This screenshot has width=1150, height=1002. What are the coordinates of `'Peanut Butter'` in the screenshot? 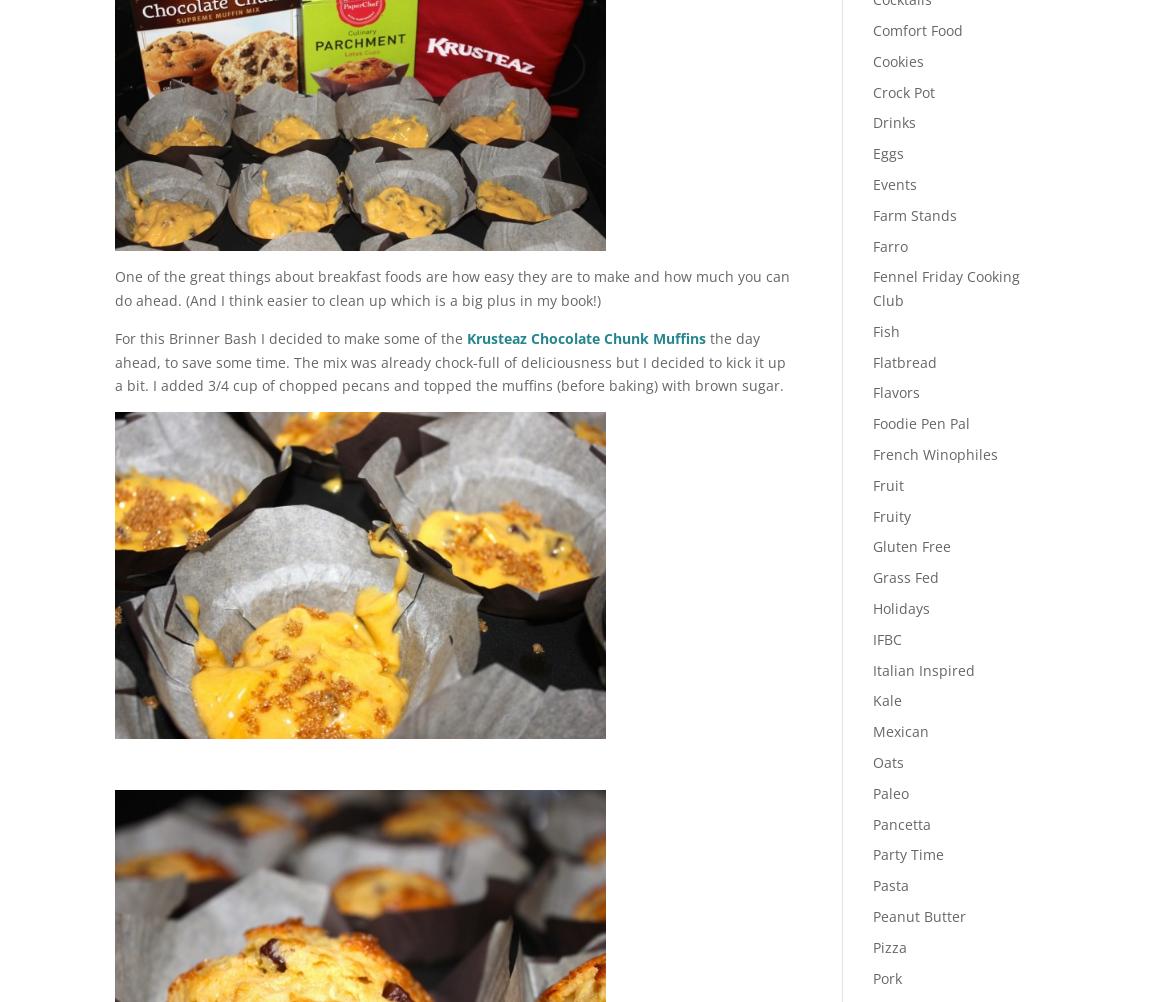 It's located at (918, 916).